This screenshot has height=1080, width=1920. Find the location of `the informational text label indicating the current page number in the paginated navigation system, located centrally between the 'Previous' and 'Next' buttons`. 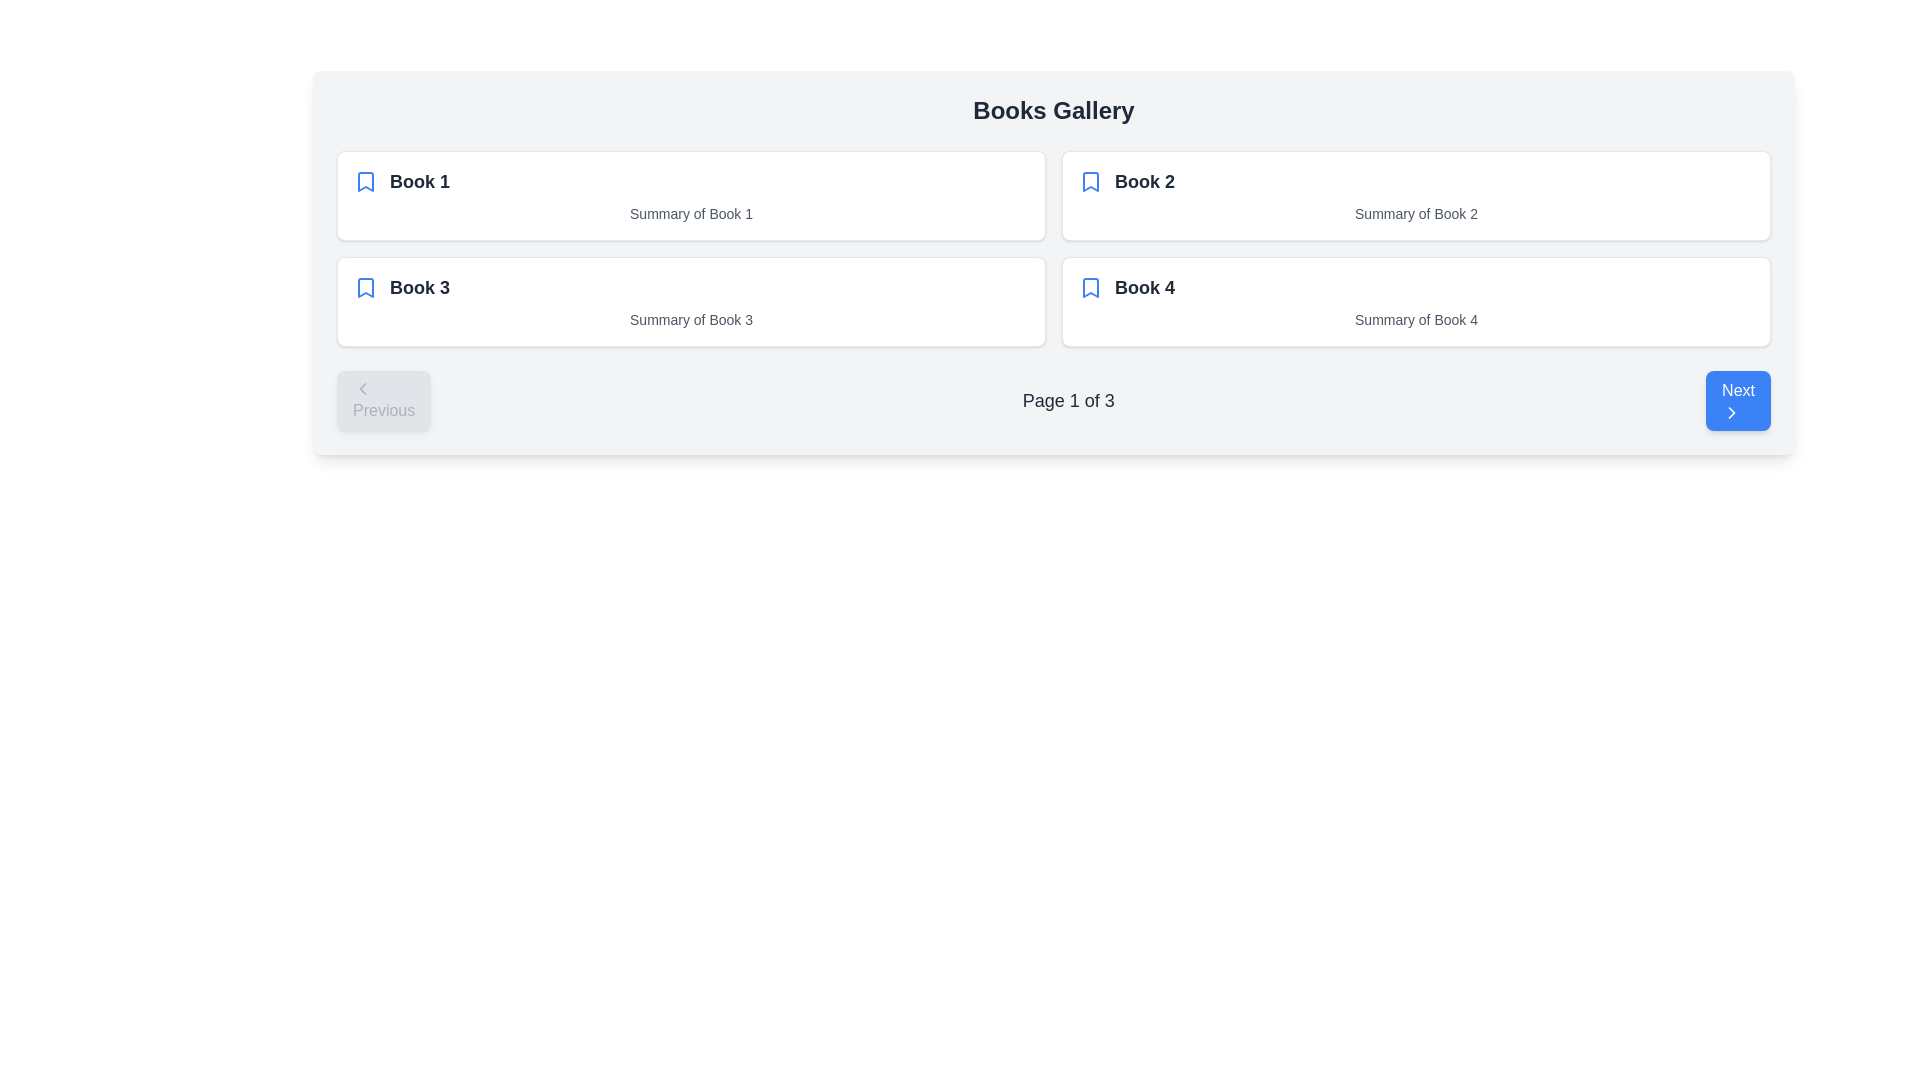

the informational text label indicating the current page number in the paginated navigation system, located centrally between the 'Previous' and 'Next' buttons is located at coordinates (1067, 401).